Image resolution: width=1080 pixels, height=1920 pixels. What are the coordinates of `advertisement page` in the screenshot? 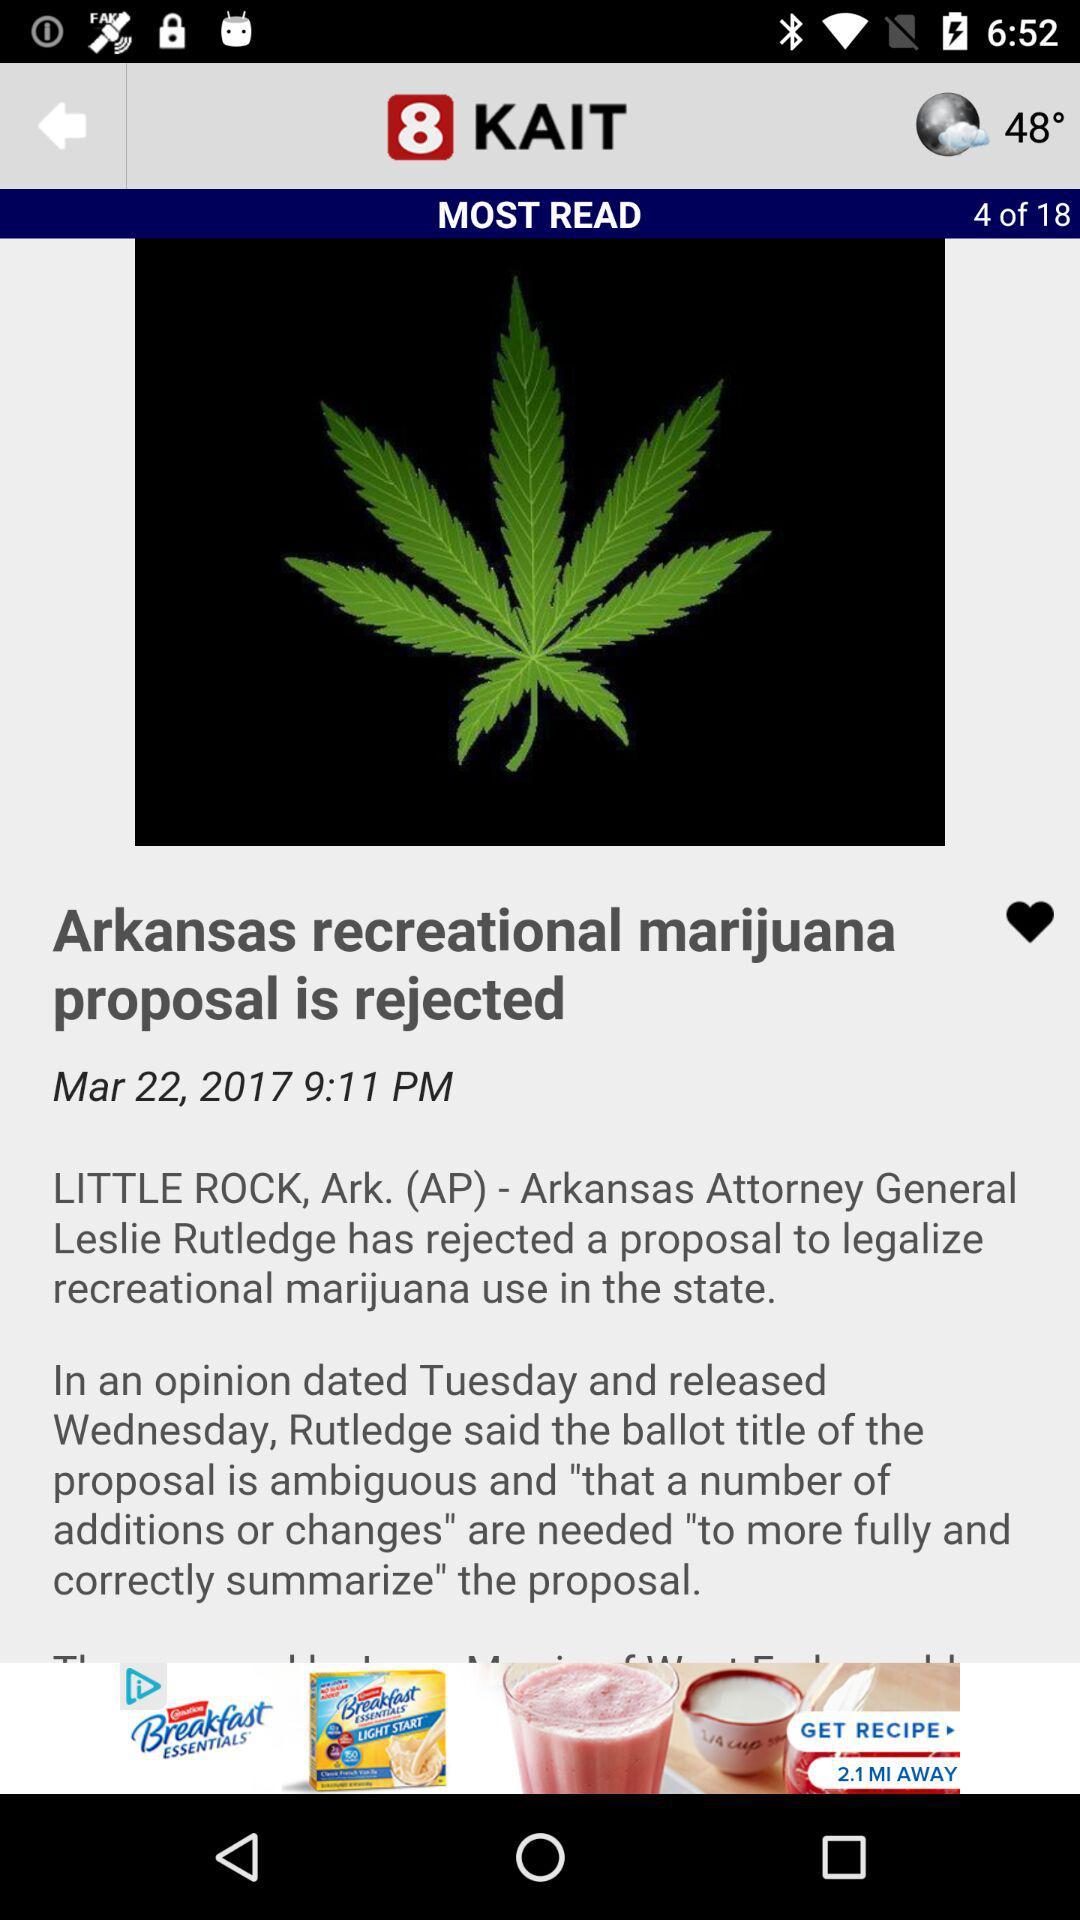 It's located at (540, 1727).